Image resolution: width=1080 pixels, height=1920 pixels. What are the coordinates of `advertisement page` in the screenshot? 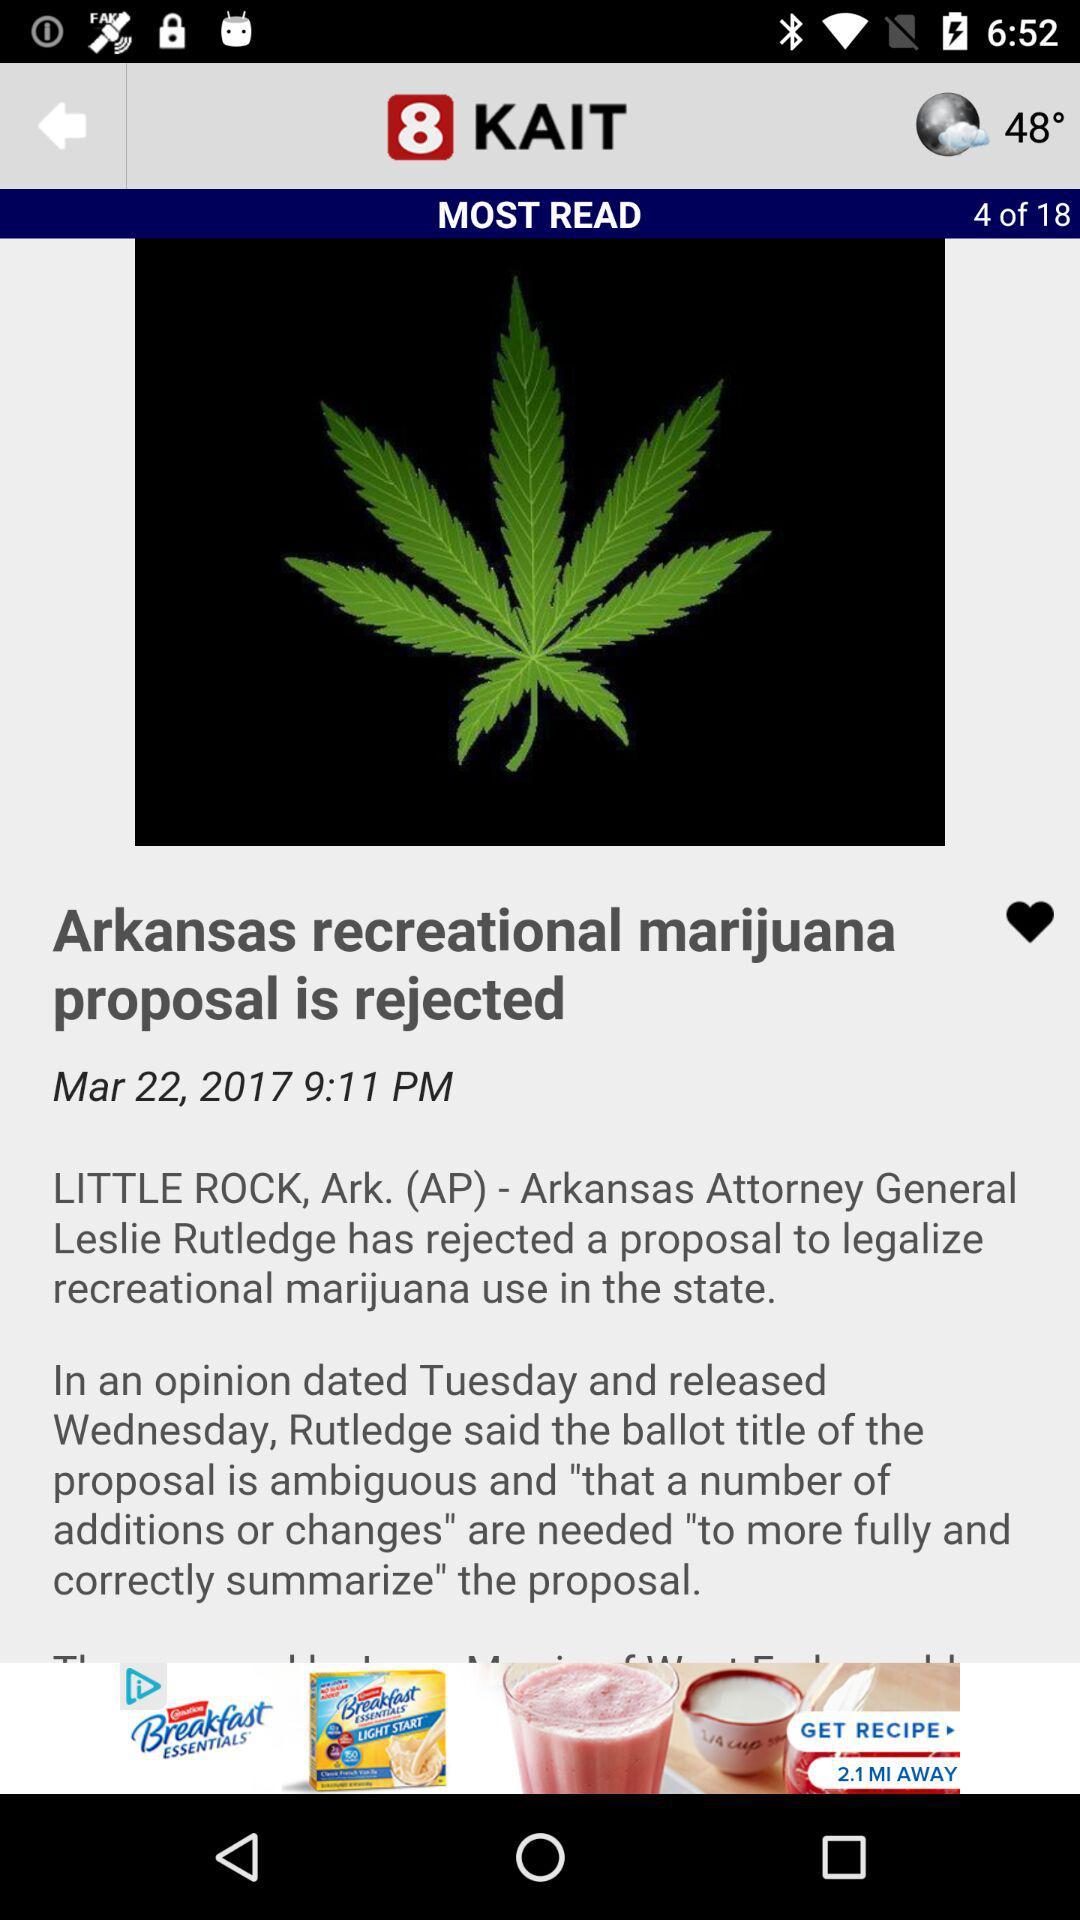 It's located at (540, 1727).